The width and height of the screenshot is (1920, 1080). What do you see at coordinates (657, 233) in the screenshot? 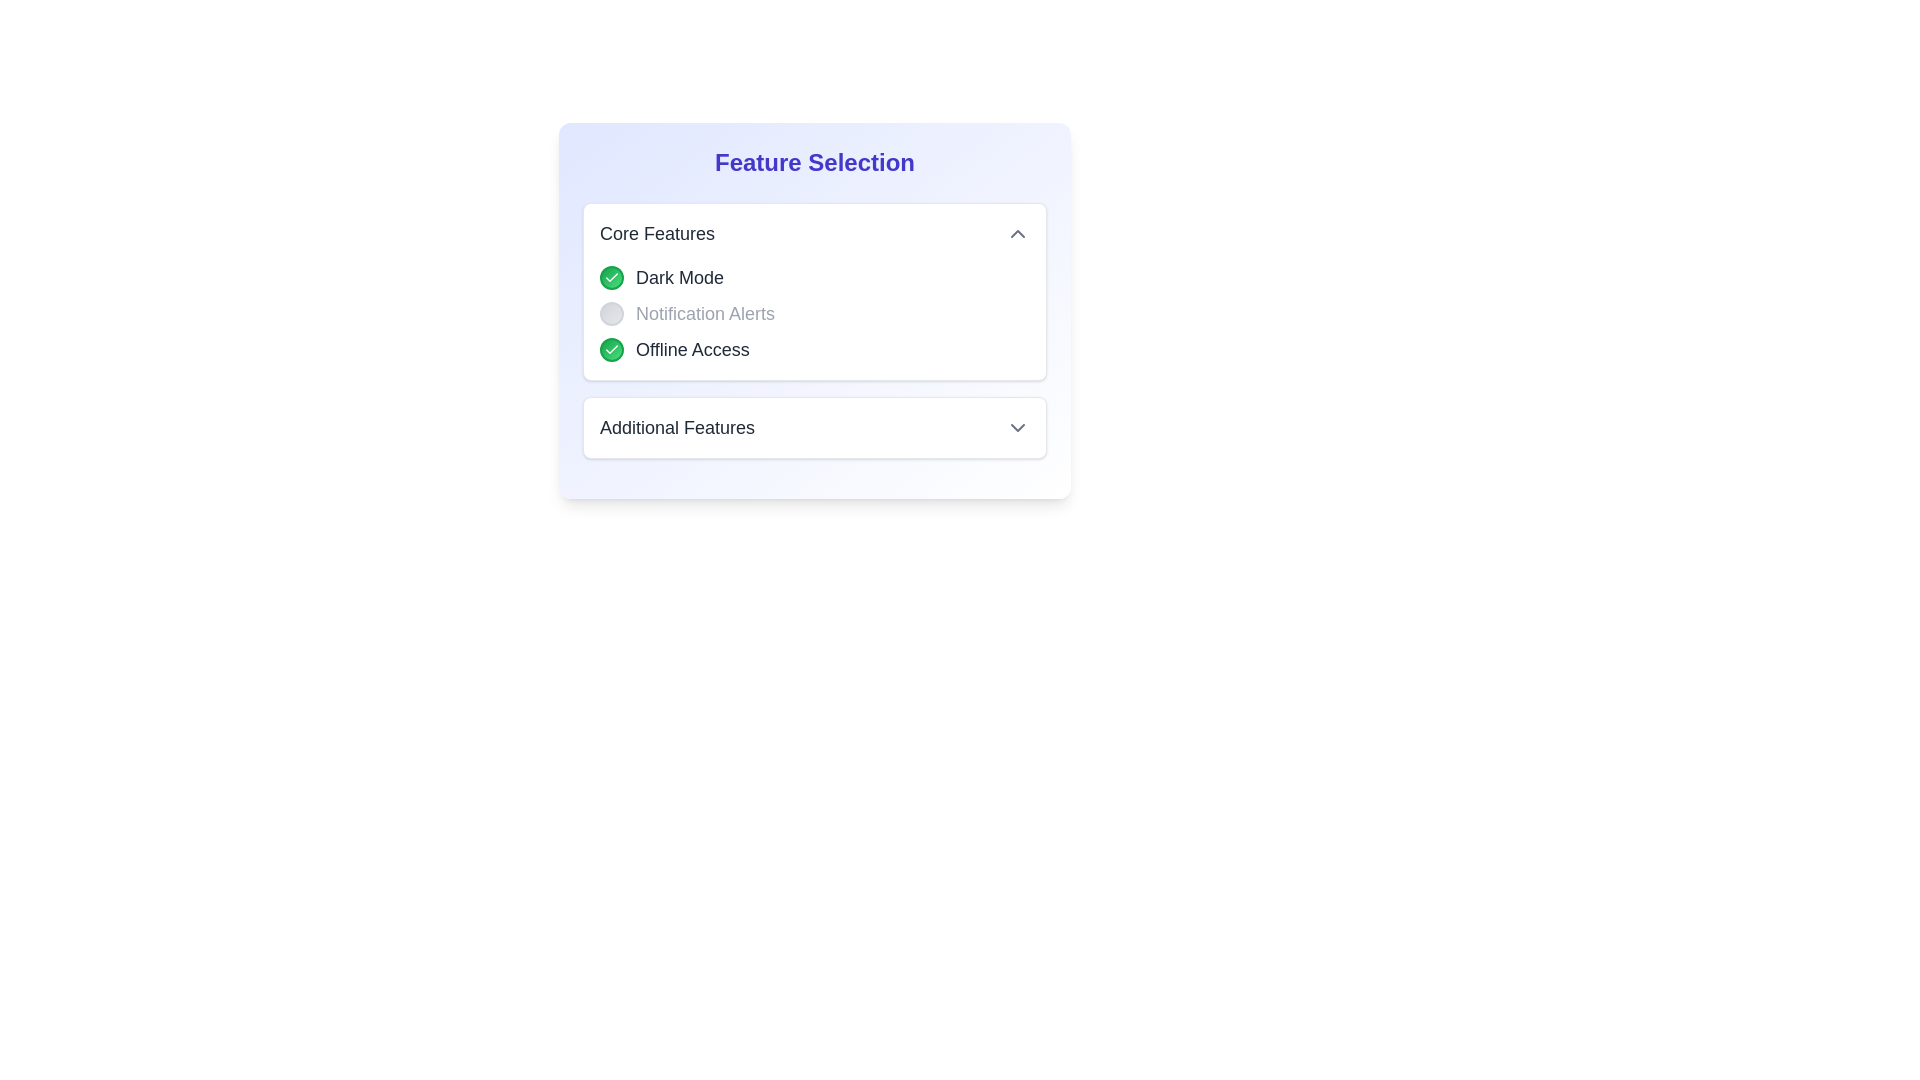
I see `the 'Core Features' static text label, which is styled as a title element in dark gray color and located at the top of an expandable content section` at bounding box center [657, 233].